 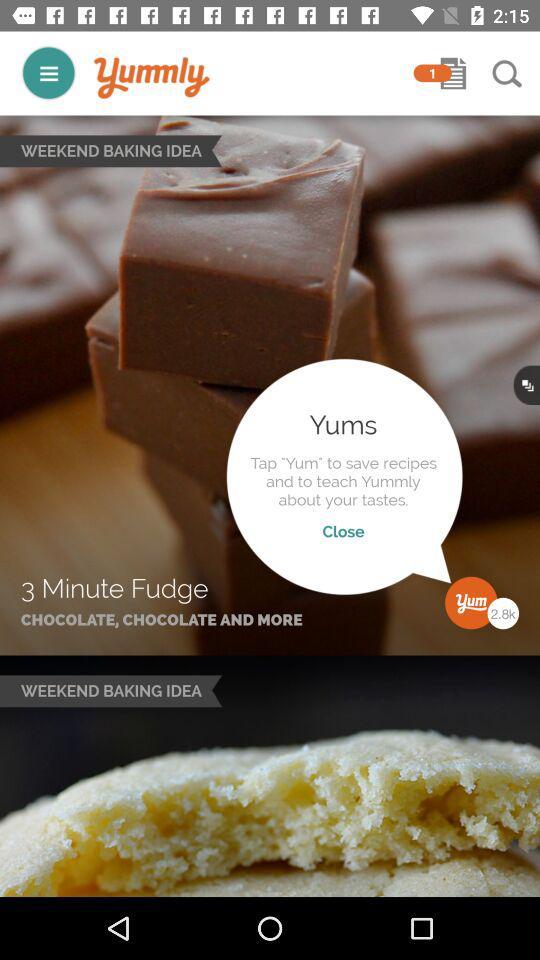 What do you see at coordinates (48, 73) in the screenshot?
I see `setting` at bounding box center [48, 73].